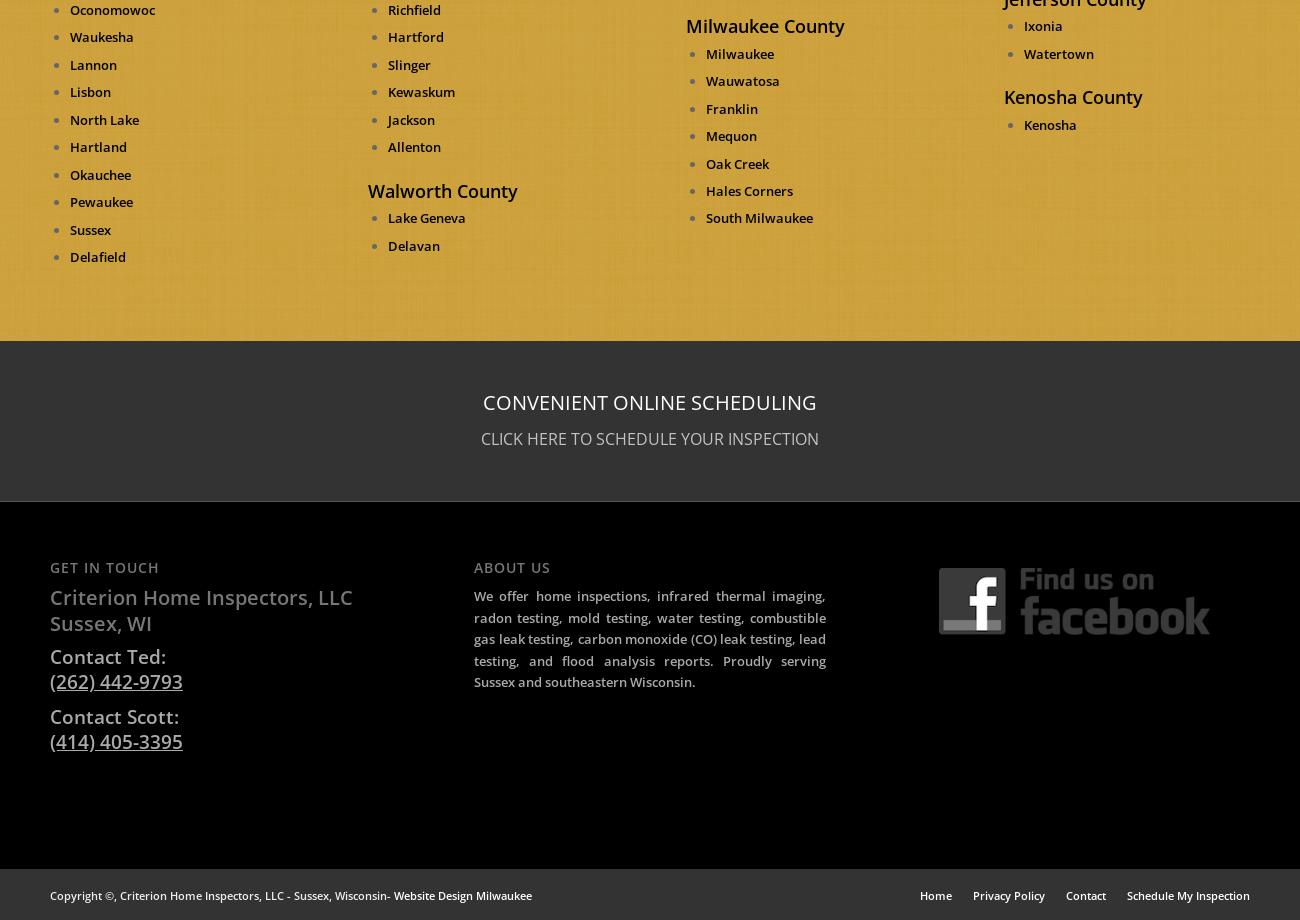 This screenshot has width=1300, height=920. Describe the element at coordinates (504, 594) in the screenshot. I see `'We offer'` at that location.